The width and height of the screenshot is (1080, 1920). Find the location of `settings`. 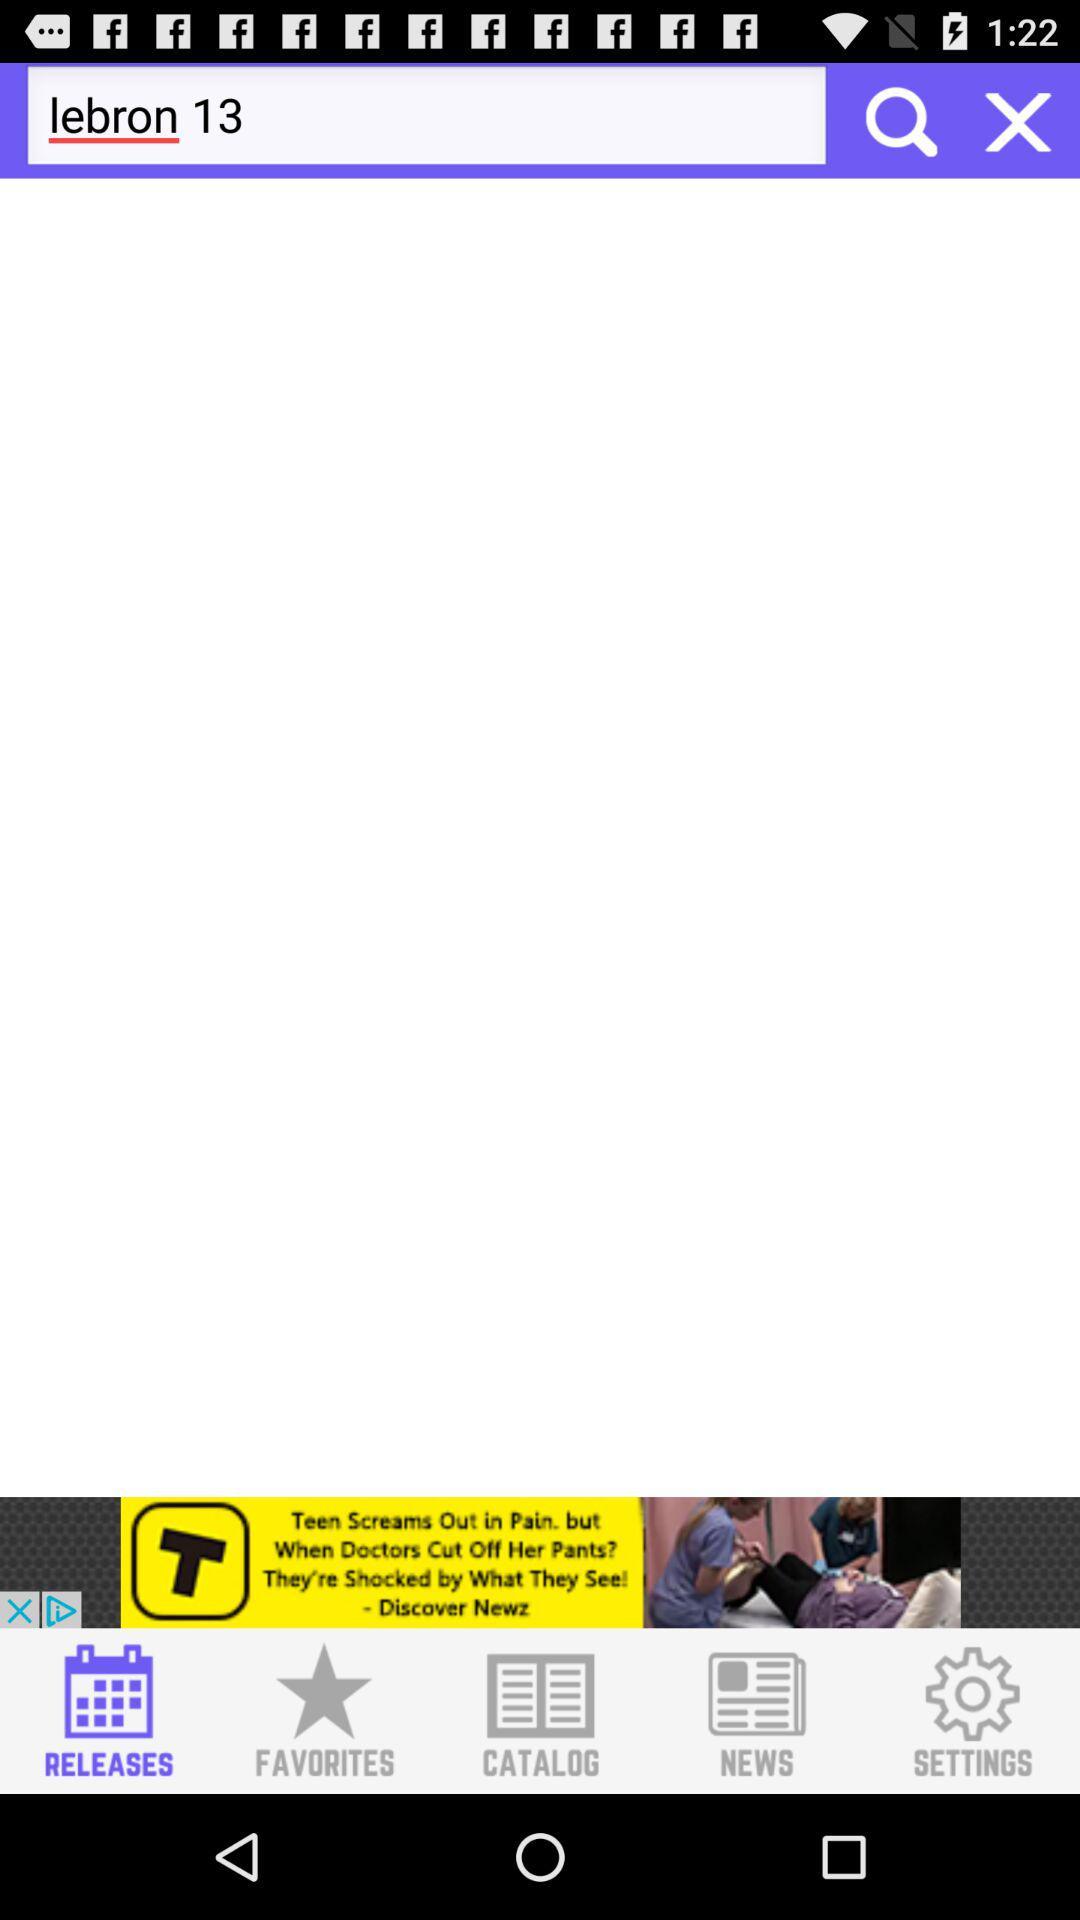

settings is located at coordinates (971, 1710).